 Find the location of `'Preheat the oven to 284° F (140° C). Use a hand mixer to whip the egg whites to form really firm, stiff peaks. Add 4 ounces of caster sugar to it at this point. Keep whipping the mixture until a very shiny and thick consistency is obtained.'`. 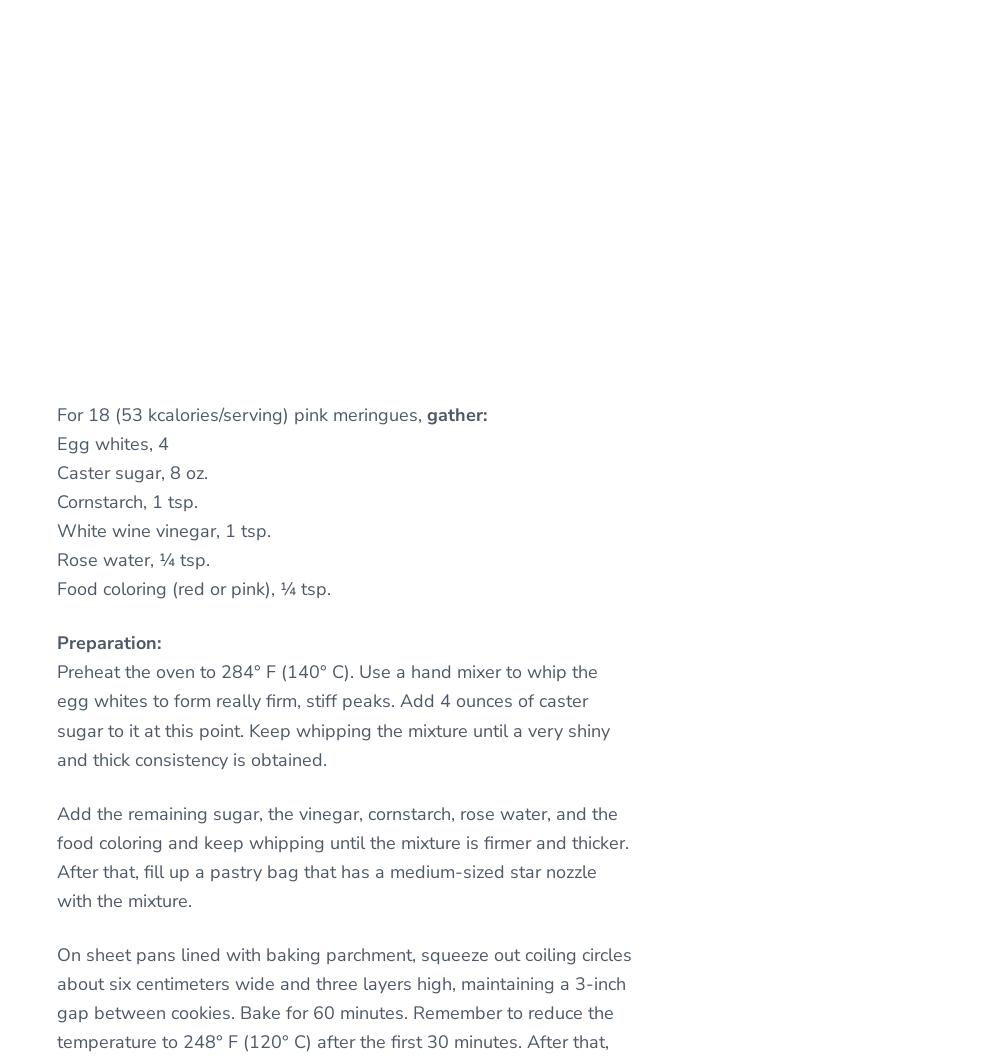

'Preheat the oven to 284° F (140° C). Use a hand mixer to whip the egg whites to form really firm, stiff peaks. Add 4 ounces of caster sugar to it at this point. Keep whipping the mixture until a very shiny and thick consistency is obtained.' is located at coordinates (332, 715).